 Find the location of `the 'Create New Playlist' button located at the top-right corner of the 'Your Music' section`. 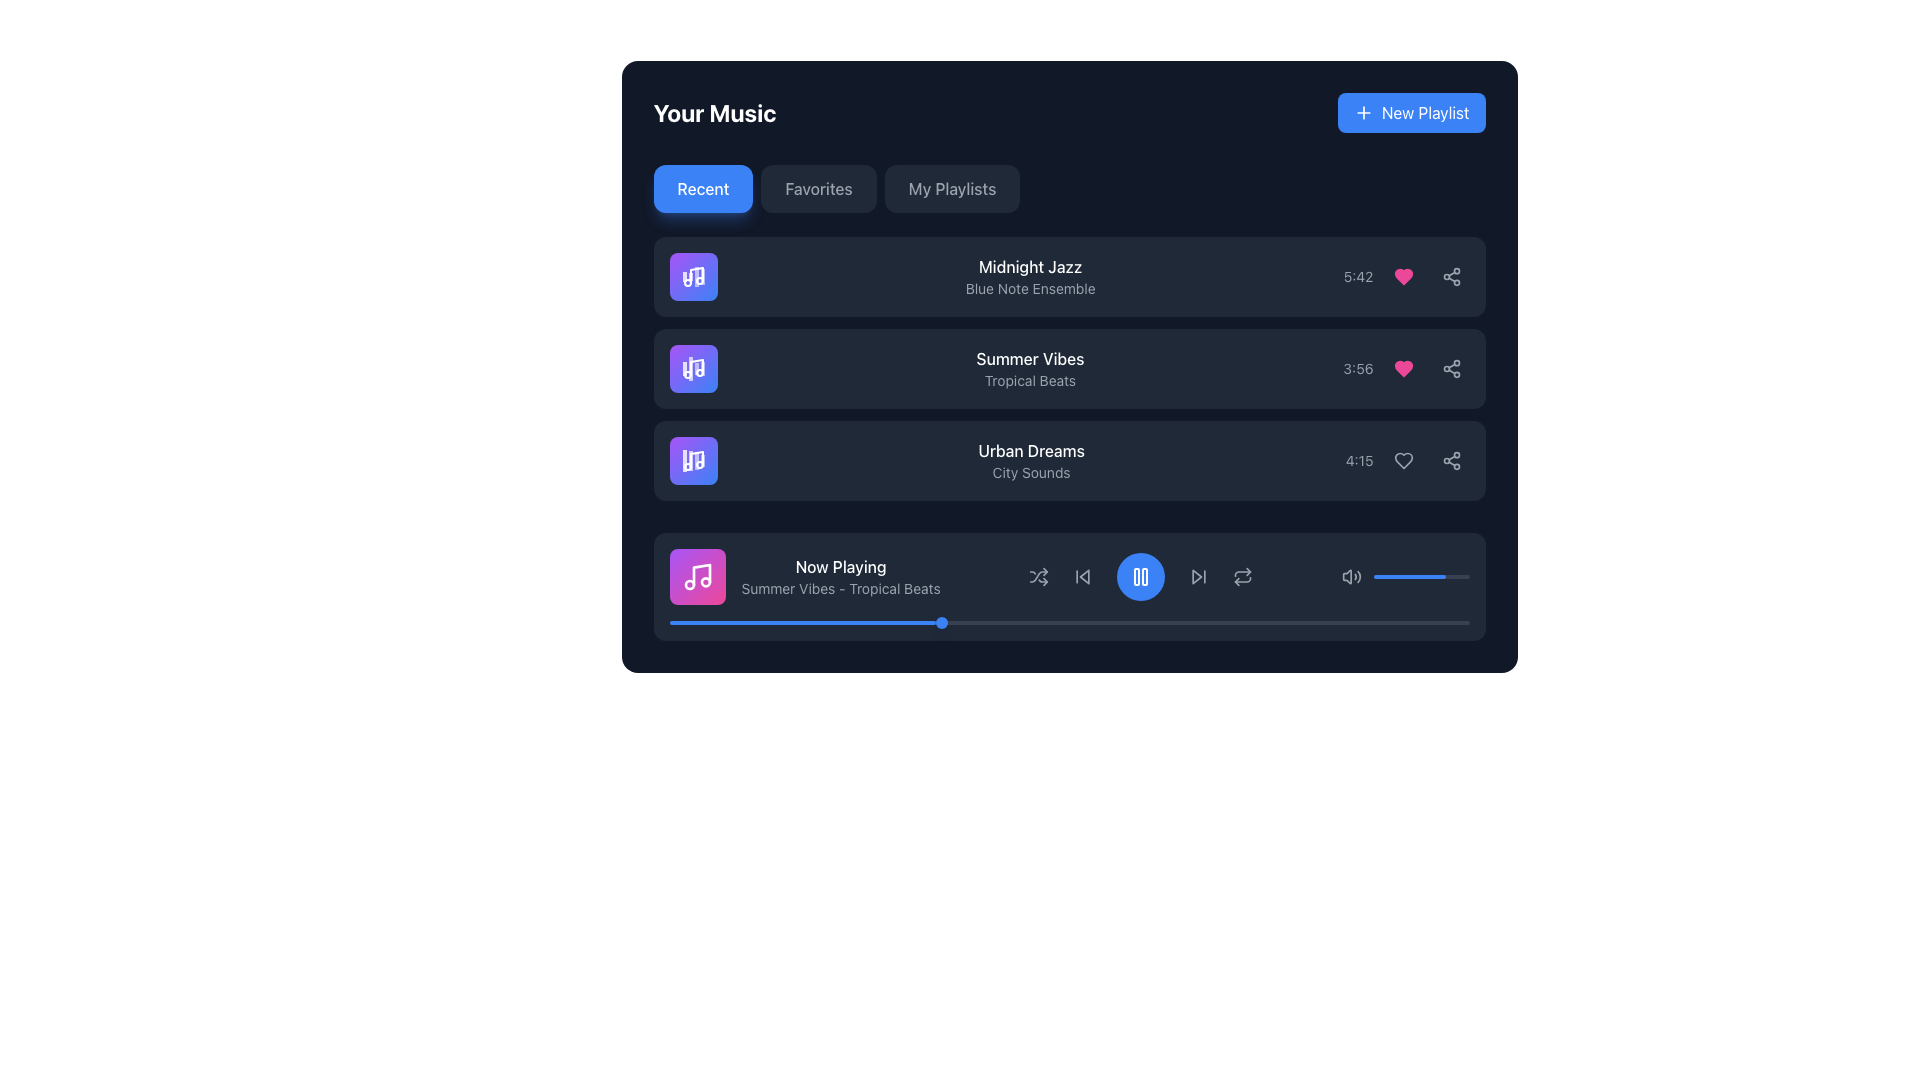

the 'Create New Playlist' button located at the top-right corner of the 'Your Music' section is located at coordinates (1410, 112).